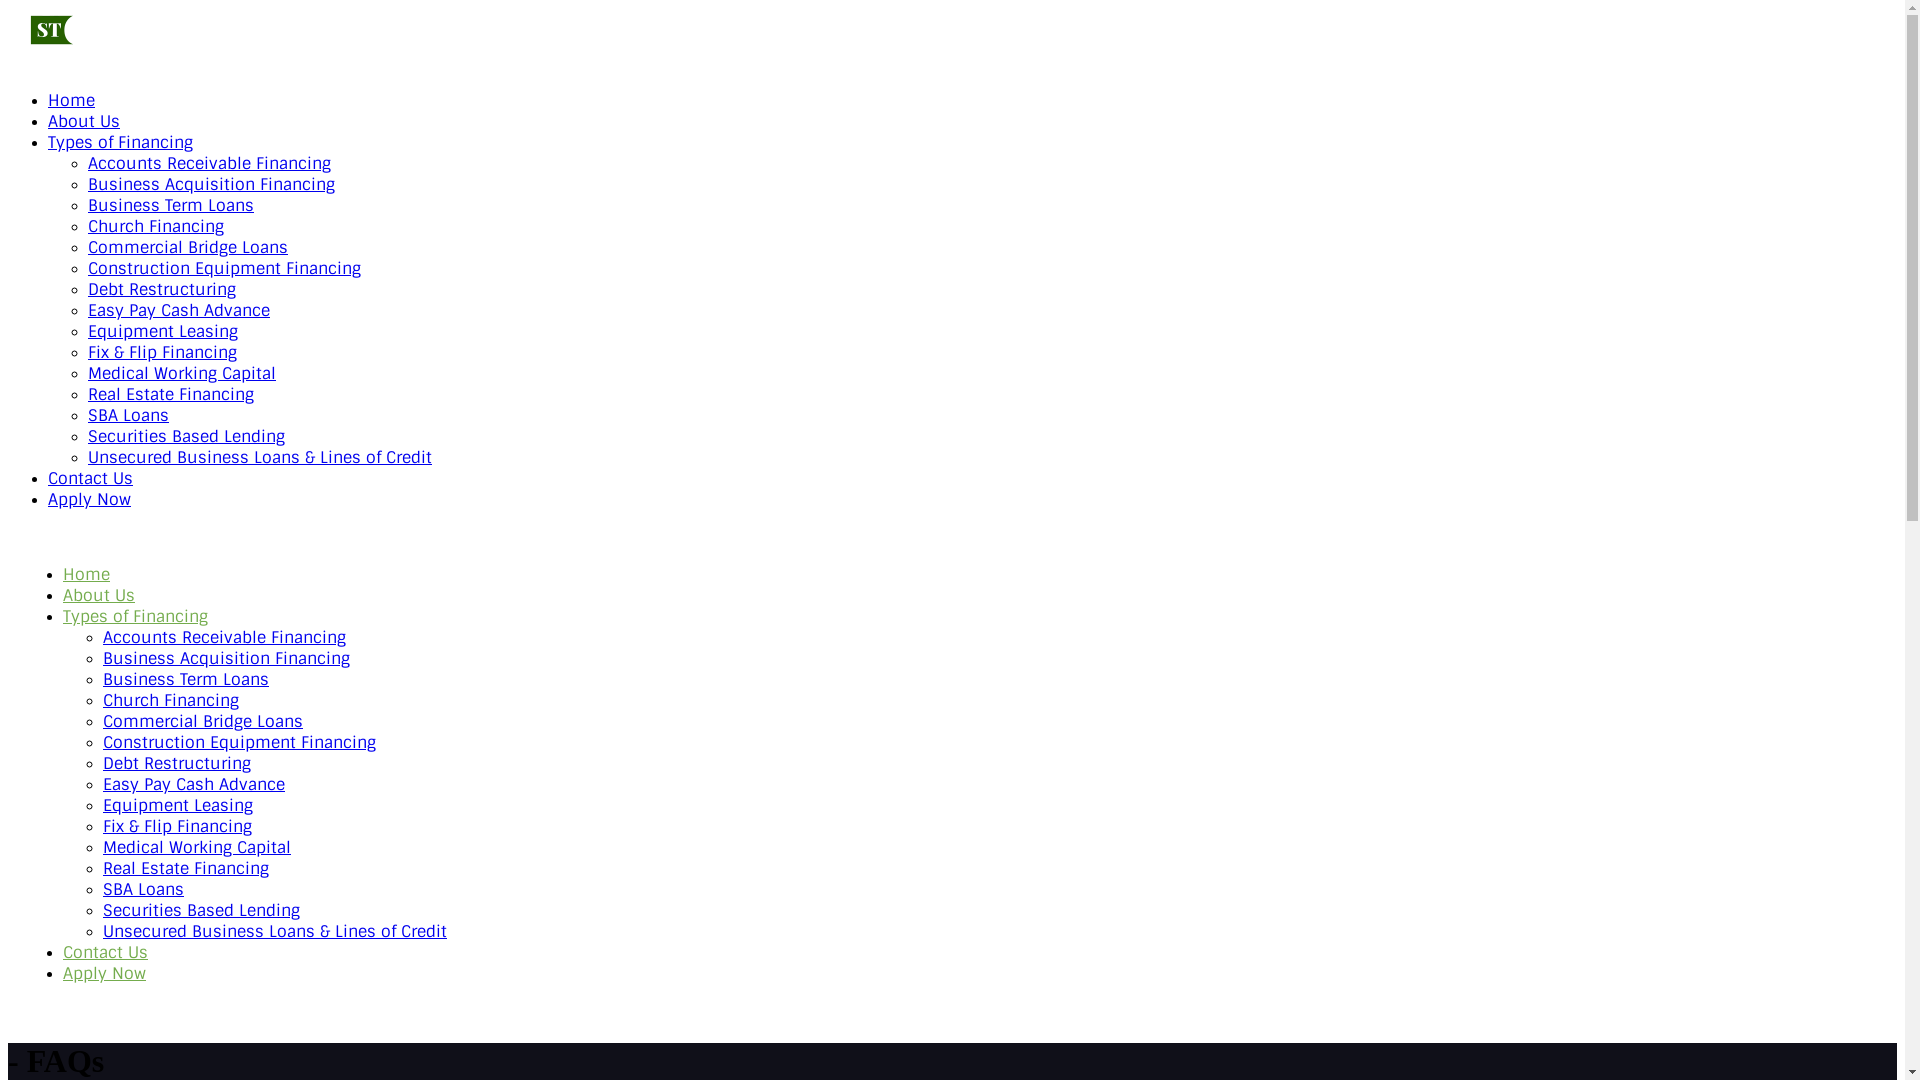 The image size is (1920, 1080). What do you see at coordinates (88, 498) in the screenshot?
I see `'Apply Now'` at bounding box center [88, 498].